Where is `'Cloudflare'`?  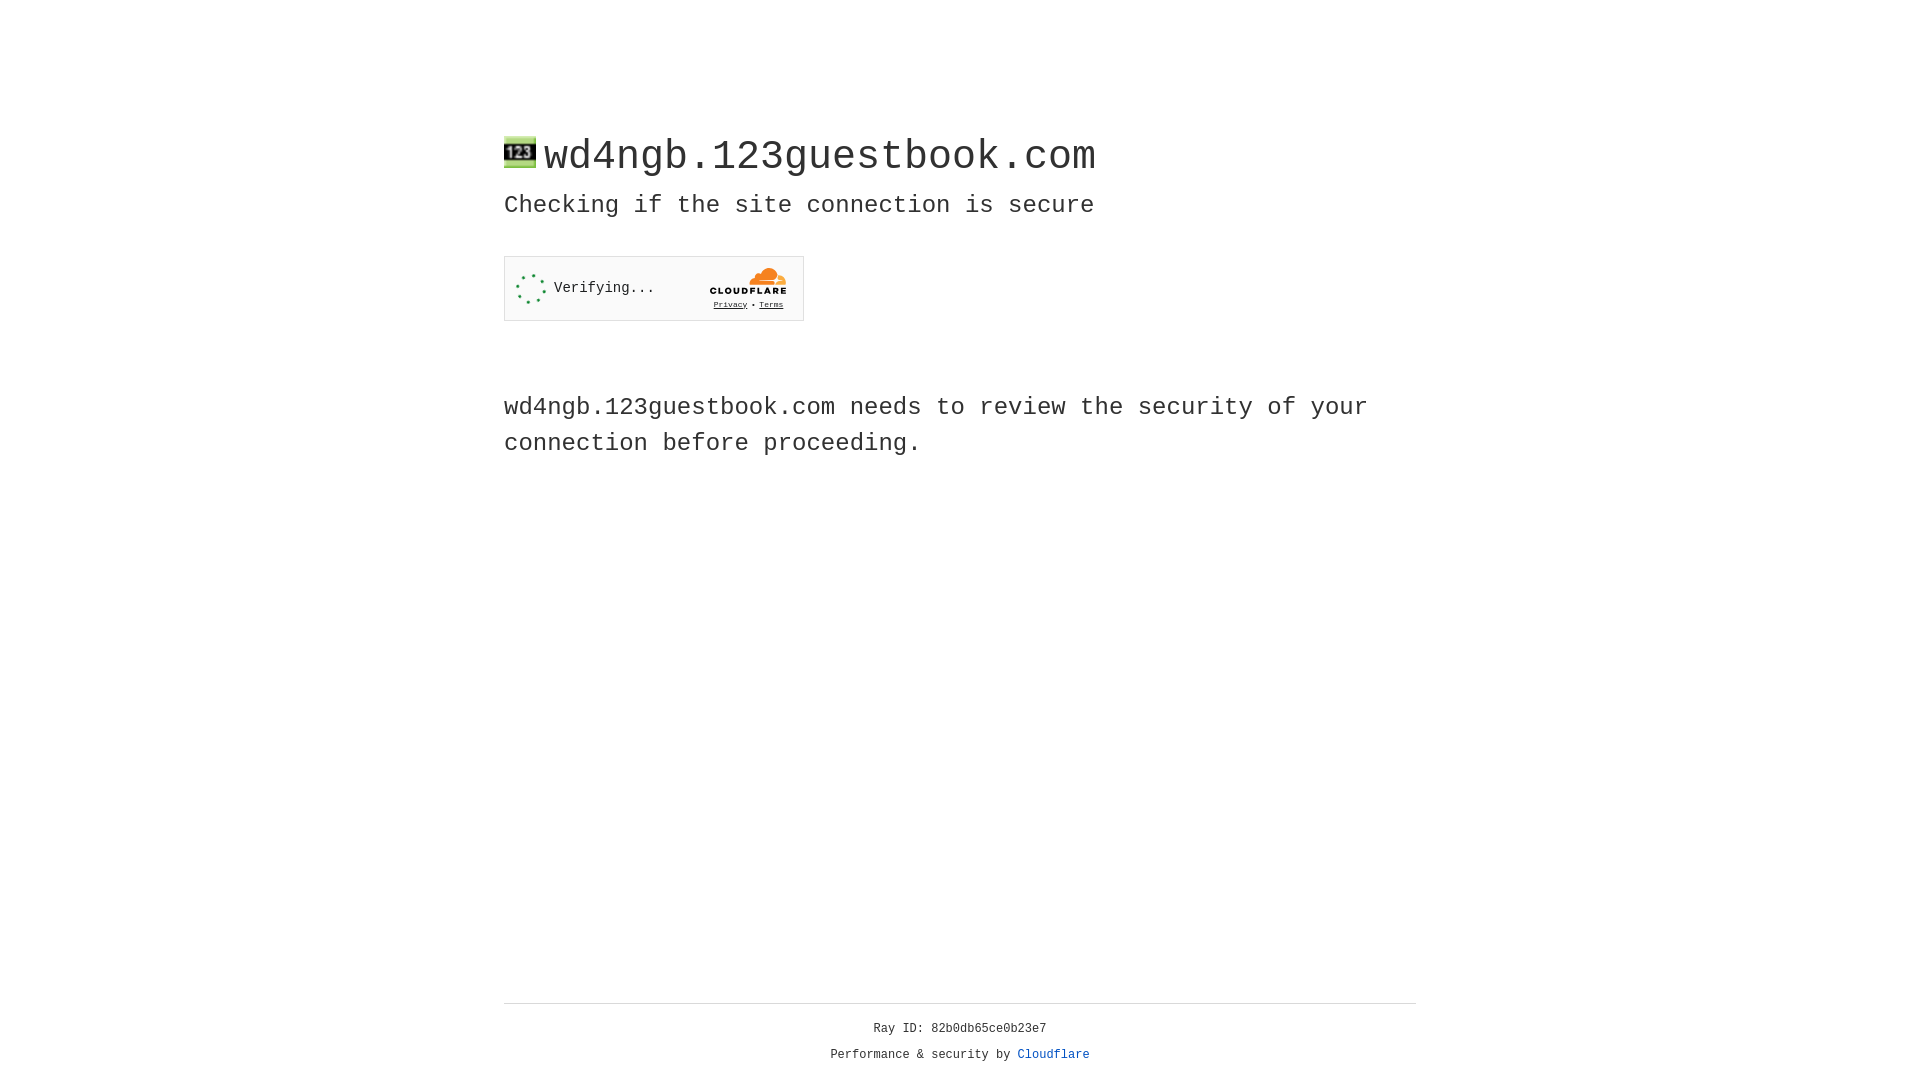
'Cloudflare' is located at coordinates (1017, 1054).